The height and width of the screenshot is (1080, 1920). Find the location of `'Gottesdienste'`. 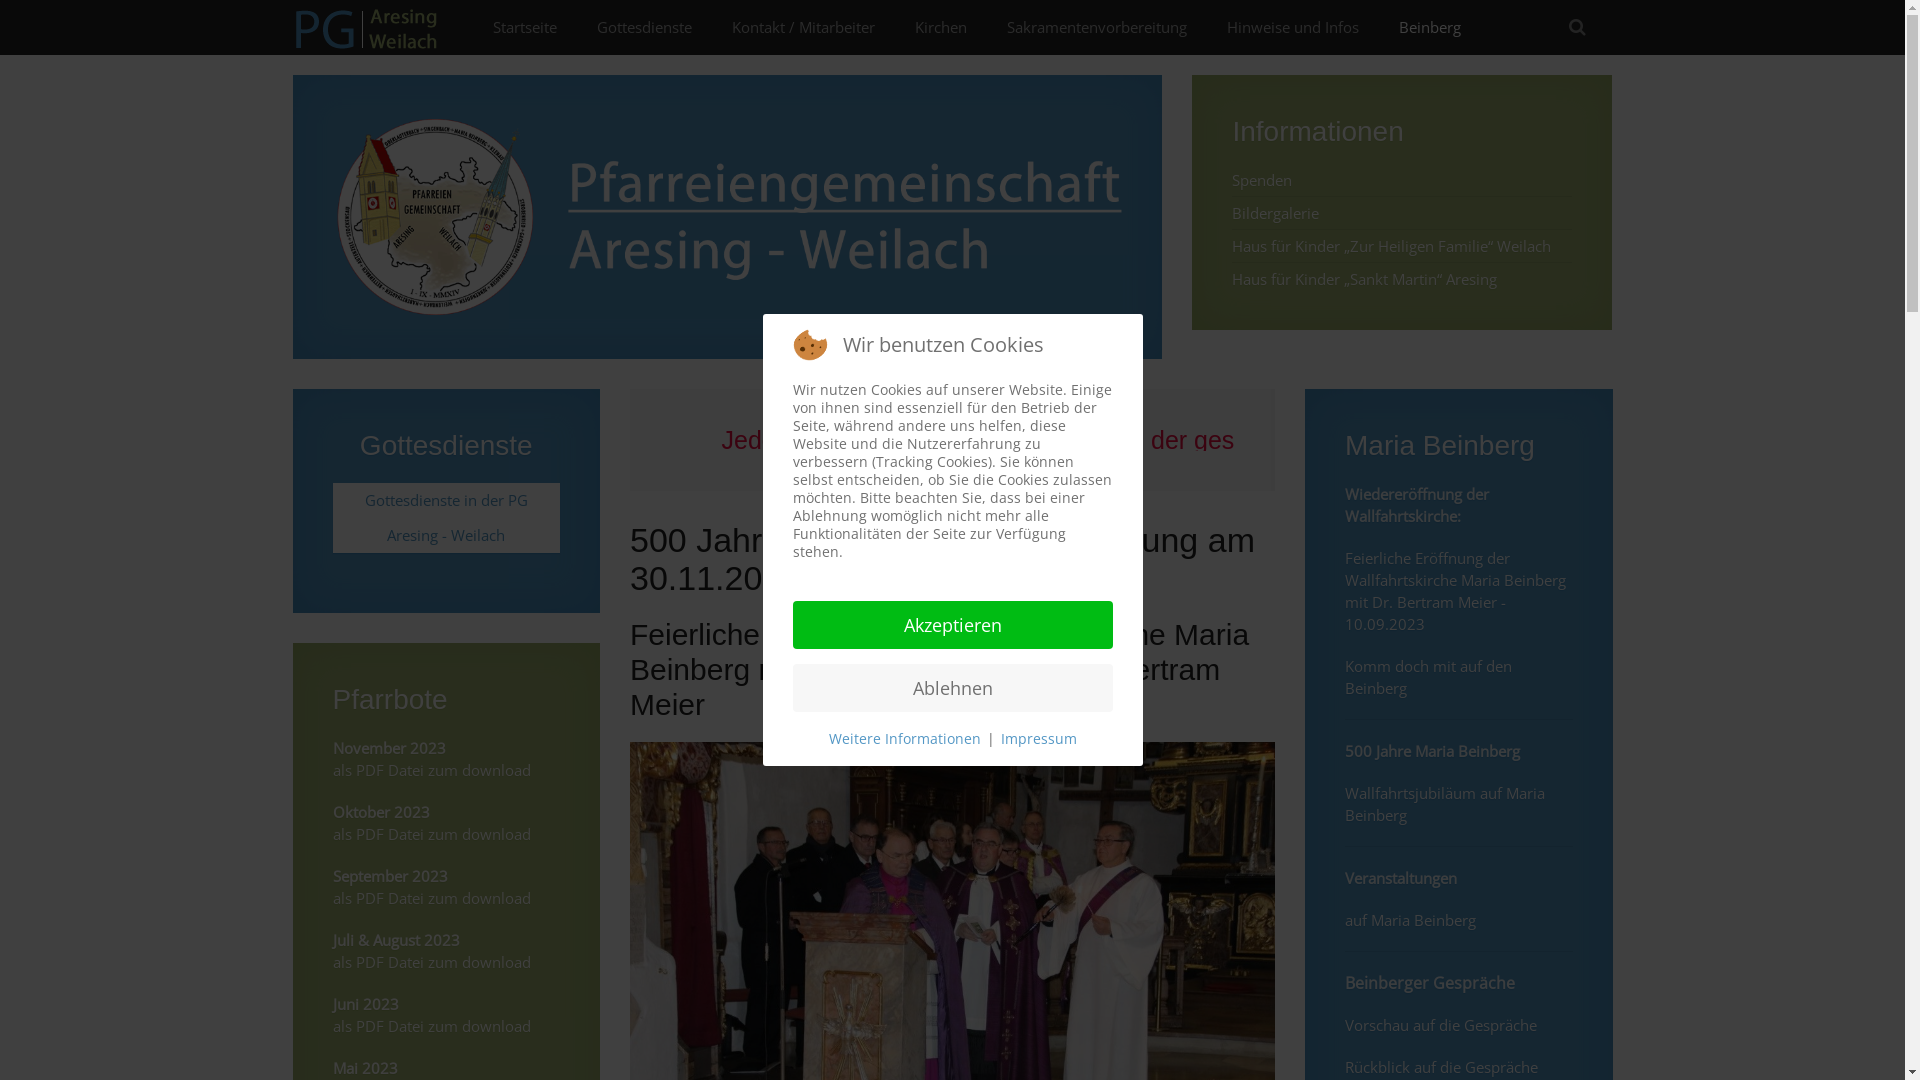

'Gottesdienste' is located at coordinates (575, 27).